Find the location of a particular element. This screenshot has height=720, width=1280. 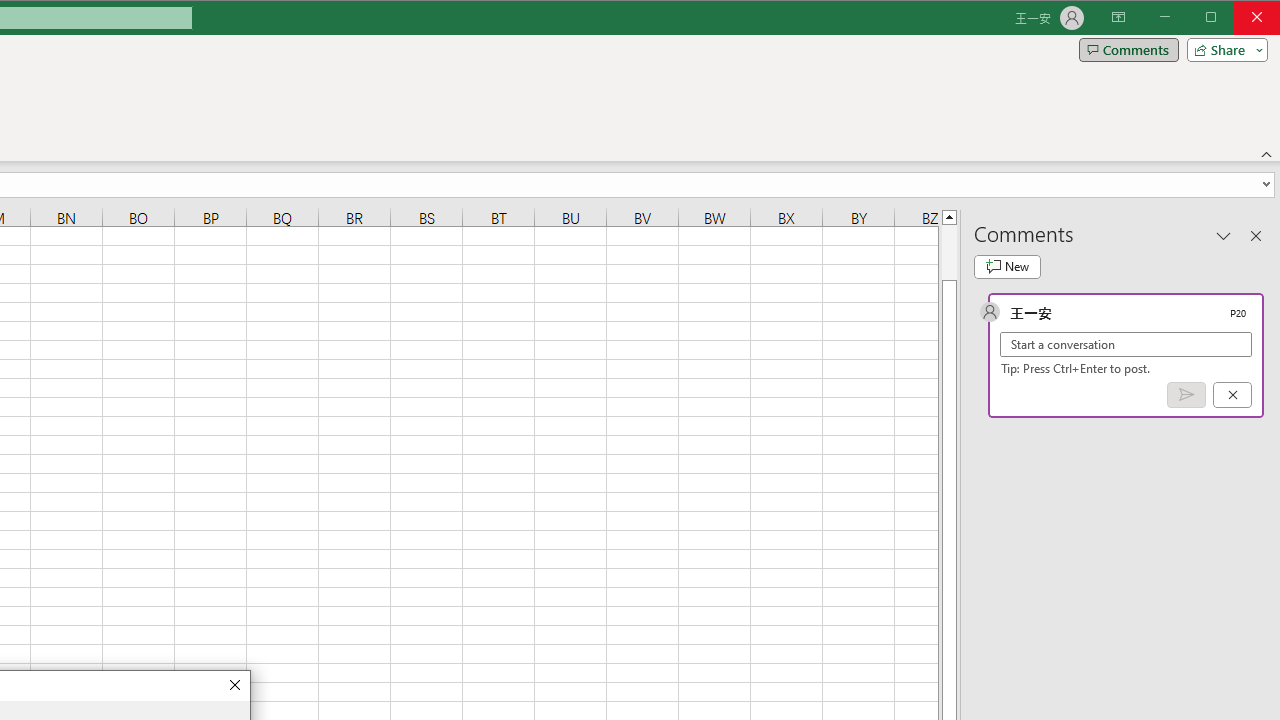

'Cancel' is located at coordinates (1231, 395).